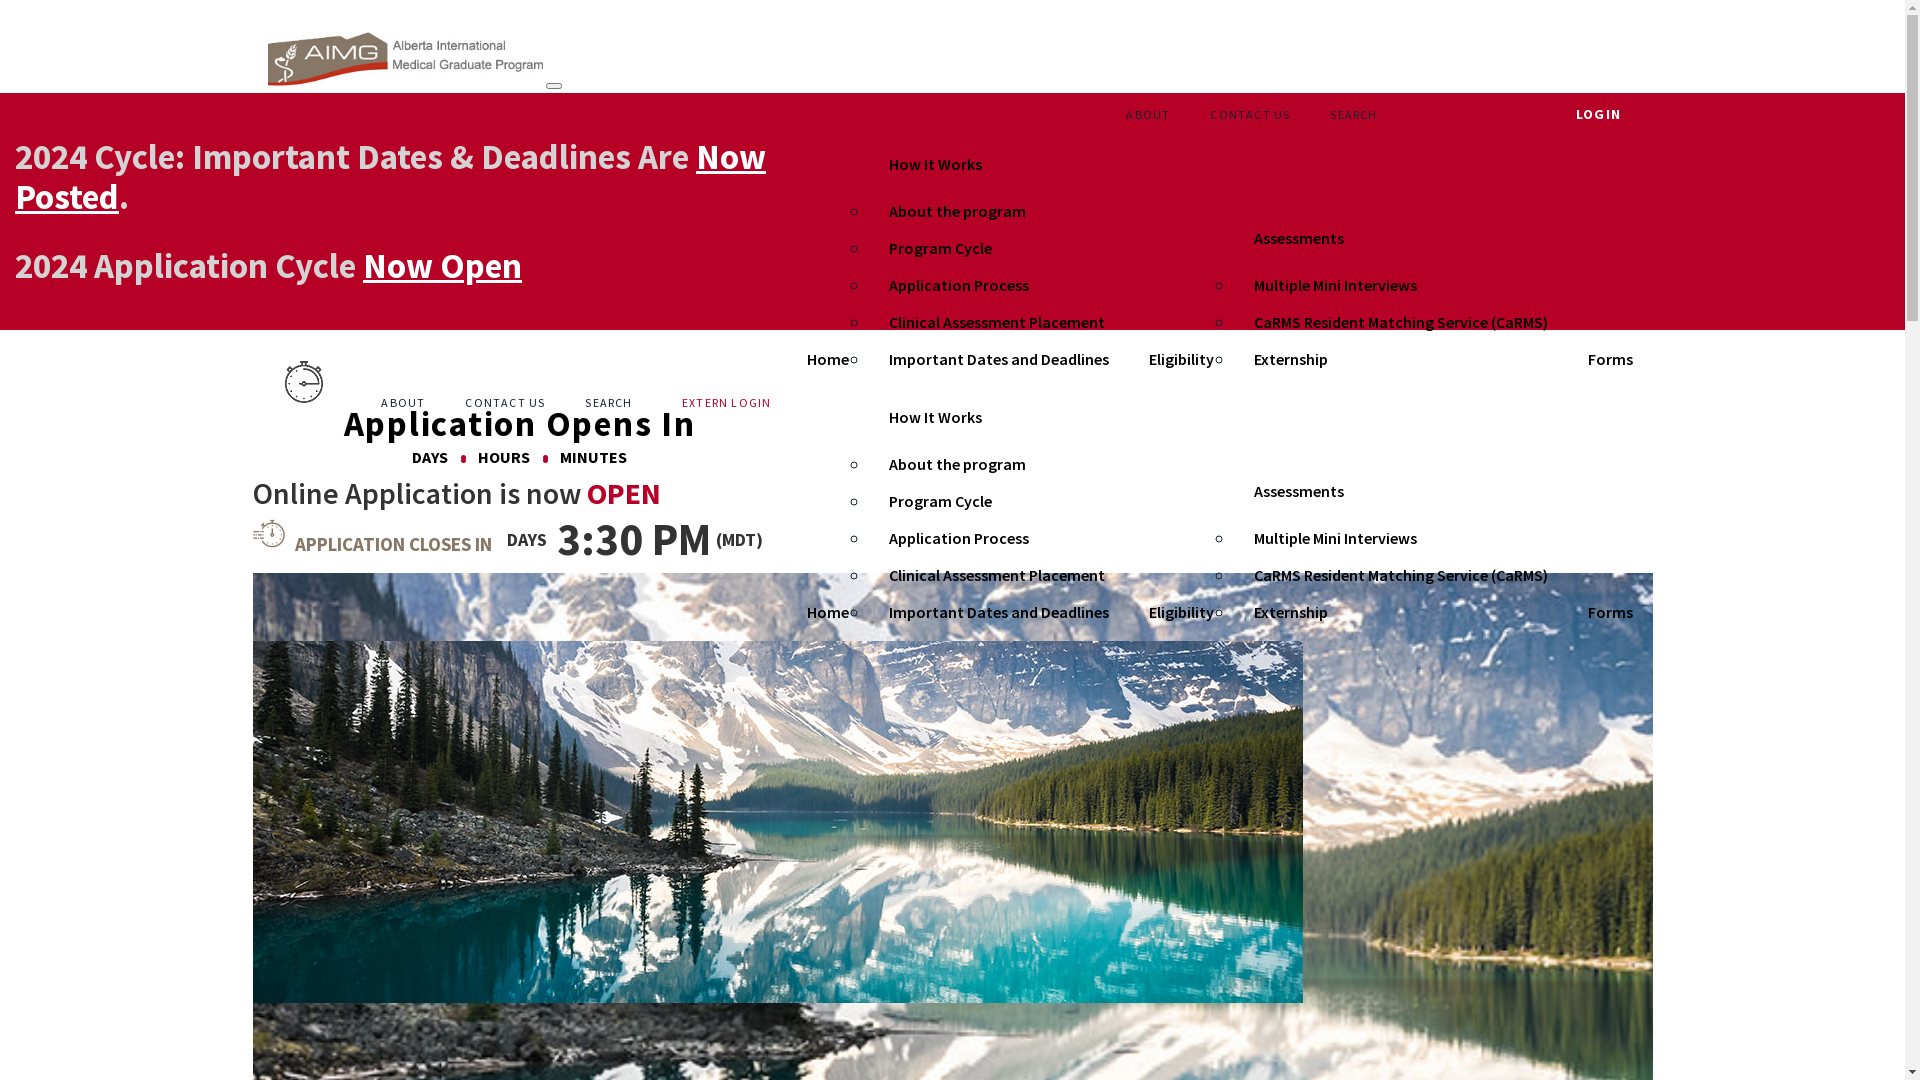 This screenshot has height=1080, width=1920. Describe the element at coordinates (1610, 357) in the screenshot. I see `'Forms'` at that location.